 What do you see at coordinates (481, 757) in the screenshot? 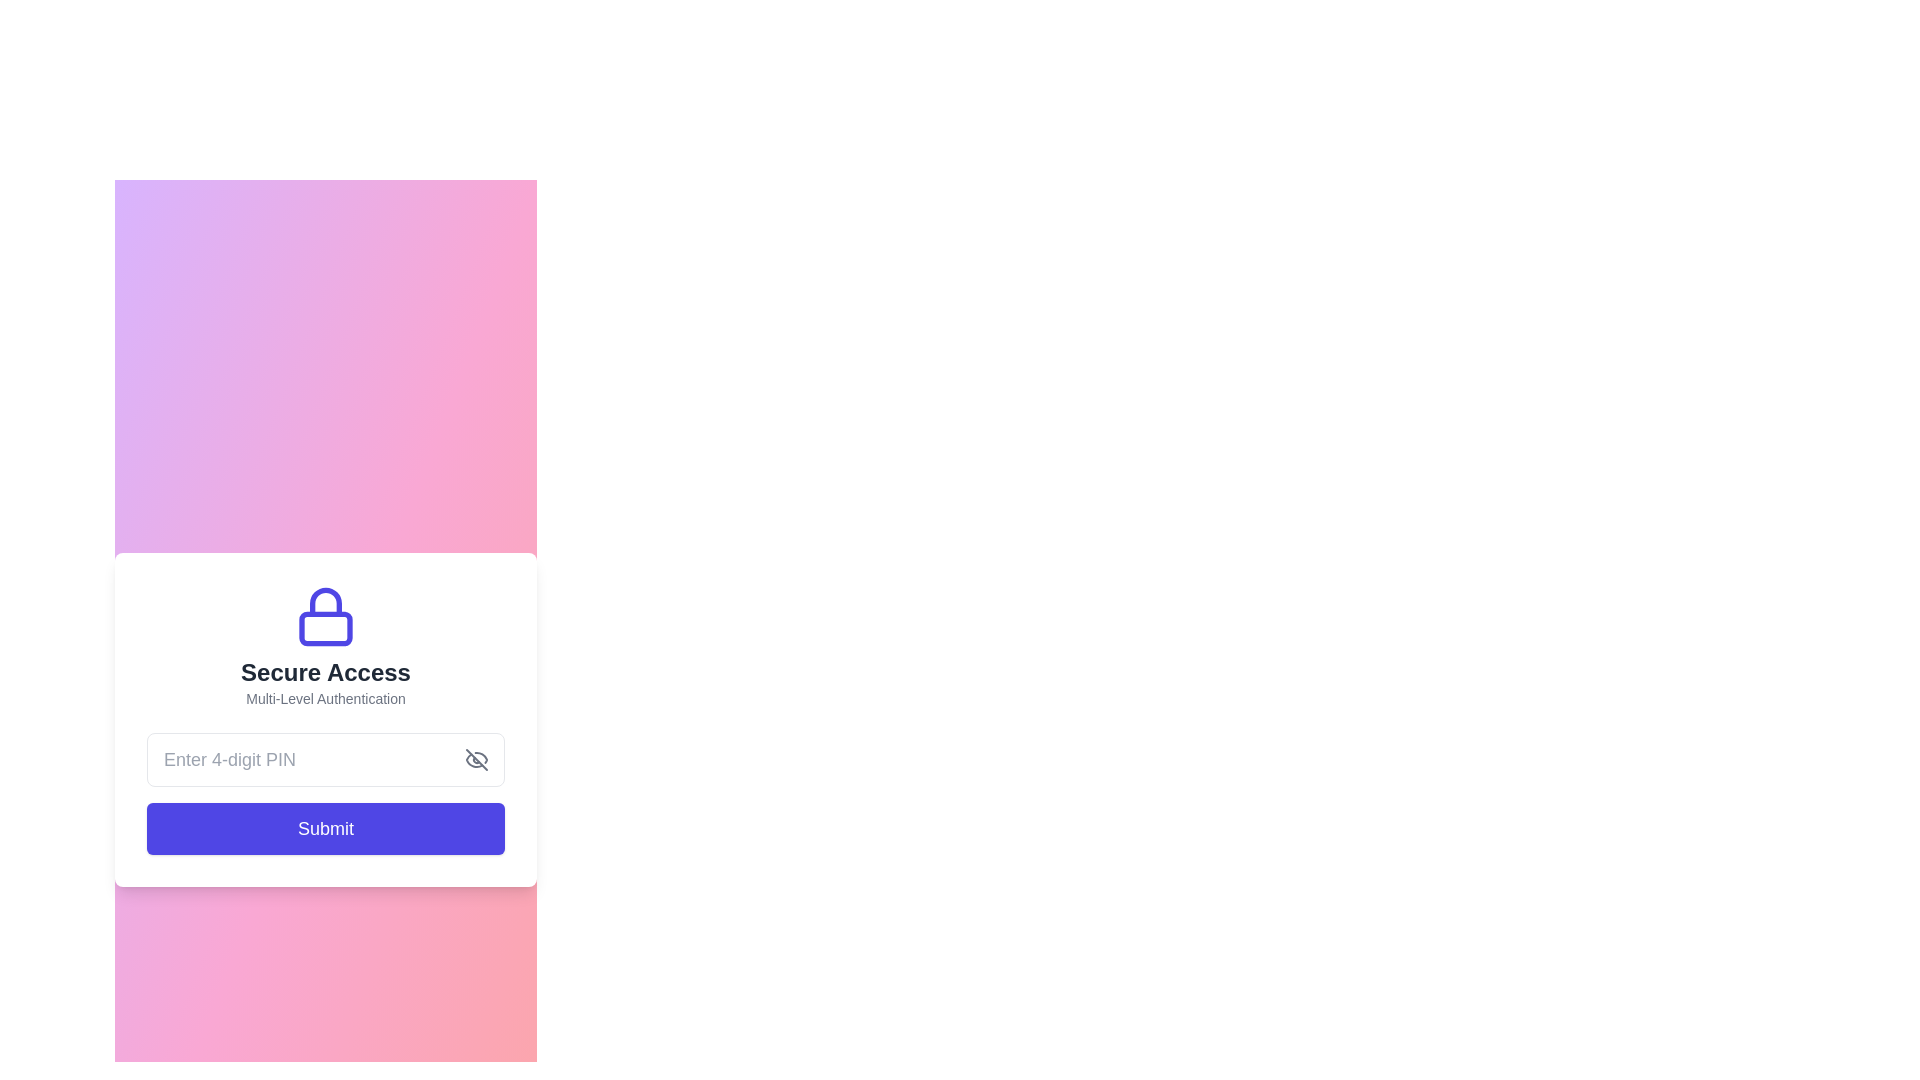
I see `the eye icon to toggle the visibility mode of the sensitive information in the 'Enter 4-digit PIN' input field` at bounding box center [481, 757].